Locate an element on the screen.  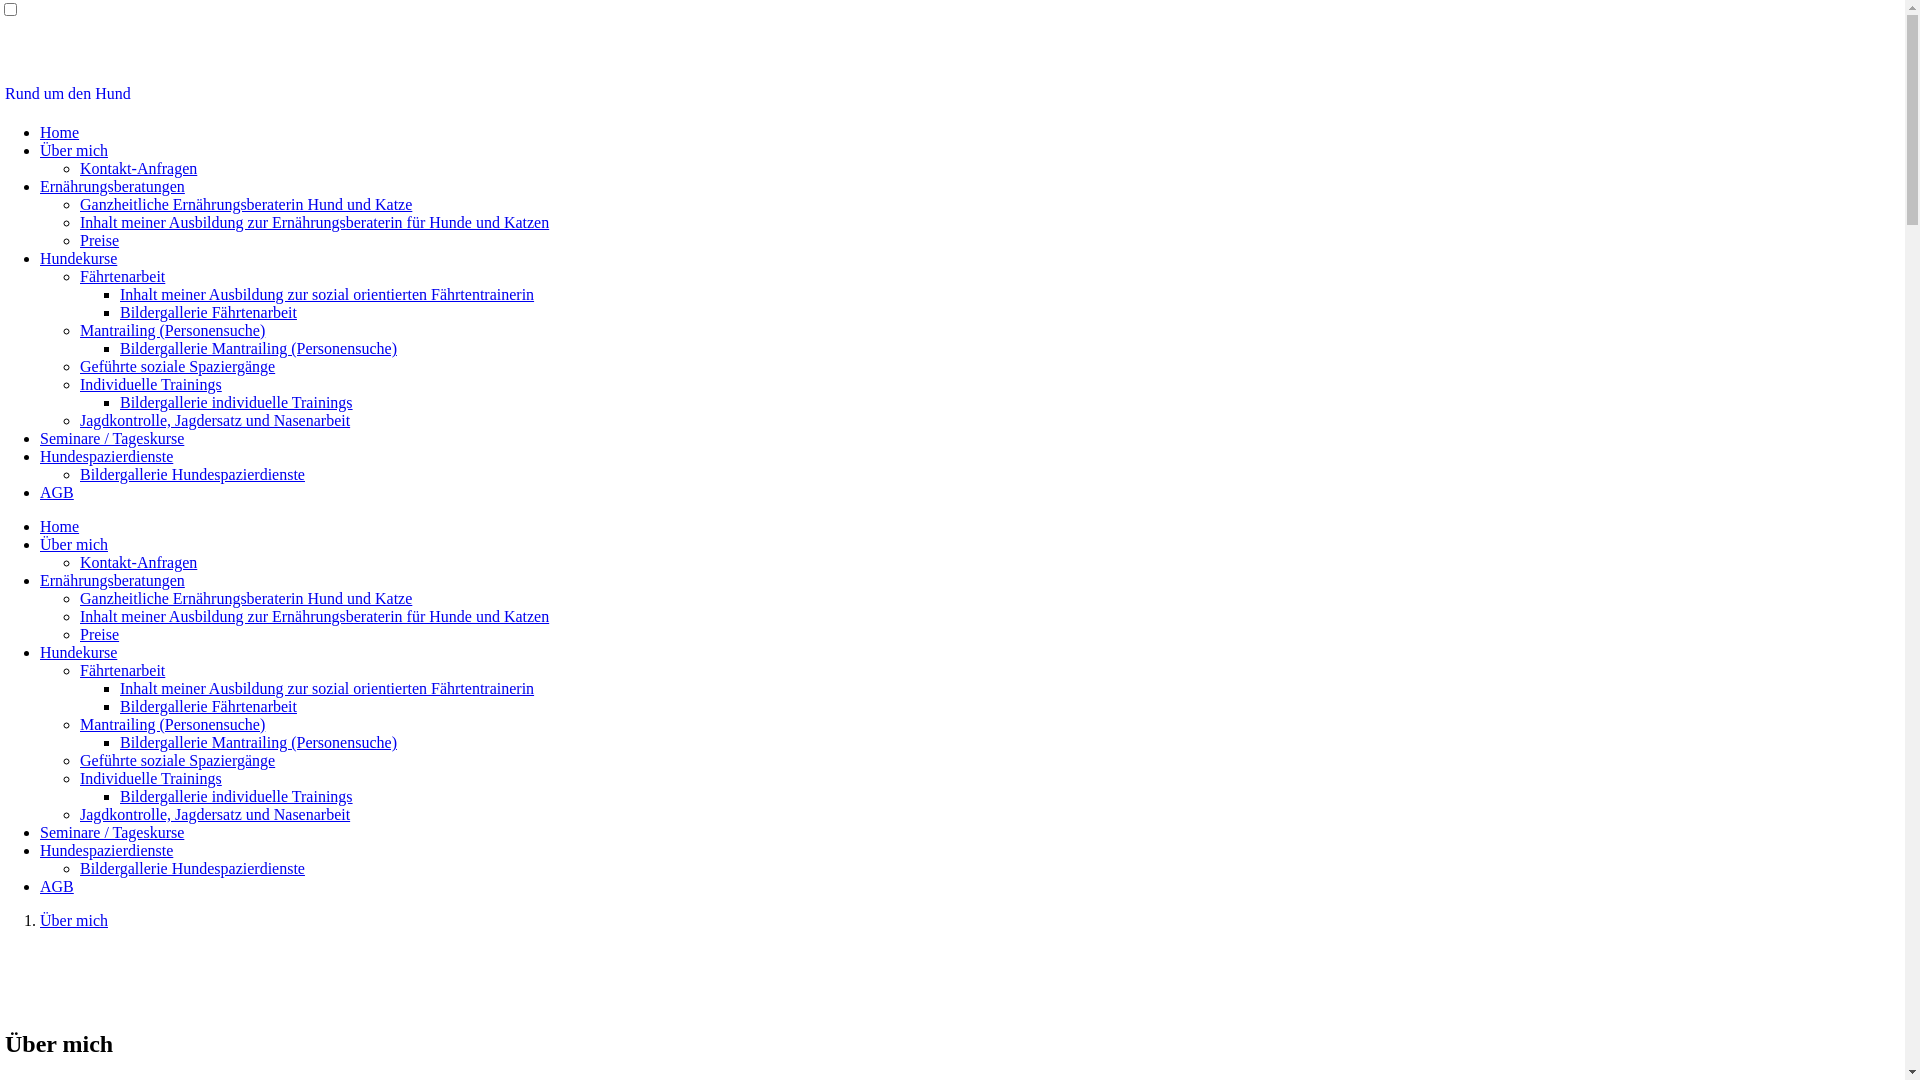
'Bildergallerie Mantrailing (Personensuche)' is located at coordinates (257, 742).